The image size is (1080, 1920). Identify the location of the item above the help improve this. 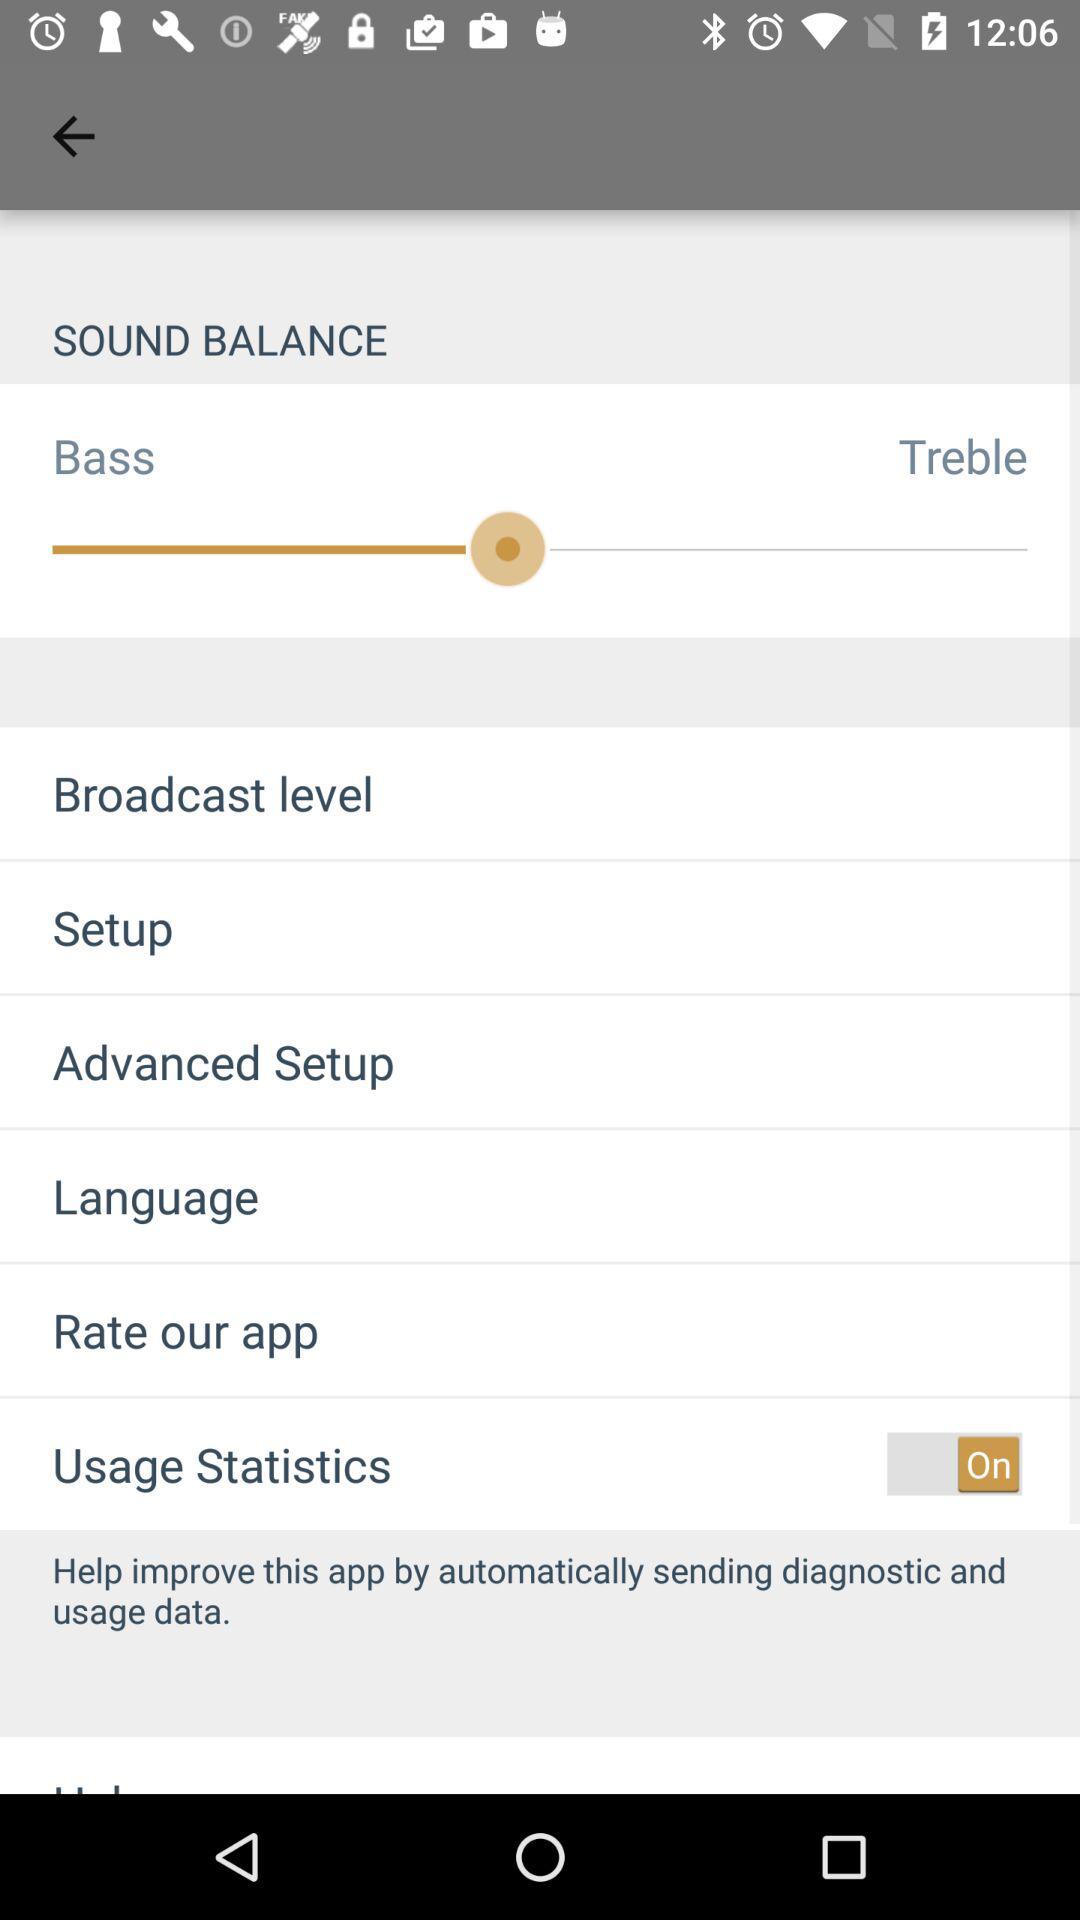
(953, 1464).